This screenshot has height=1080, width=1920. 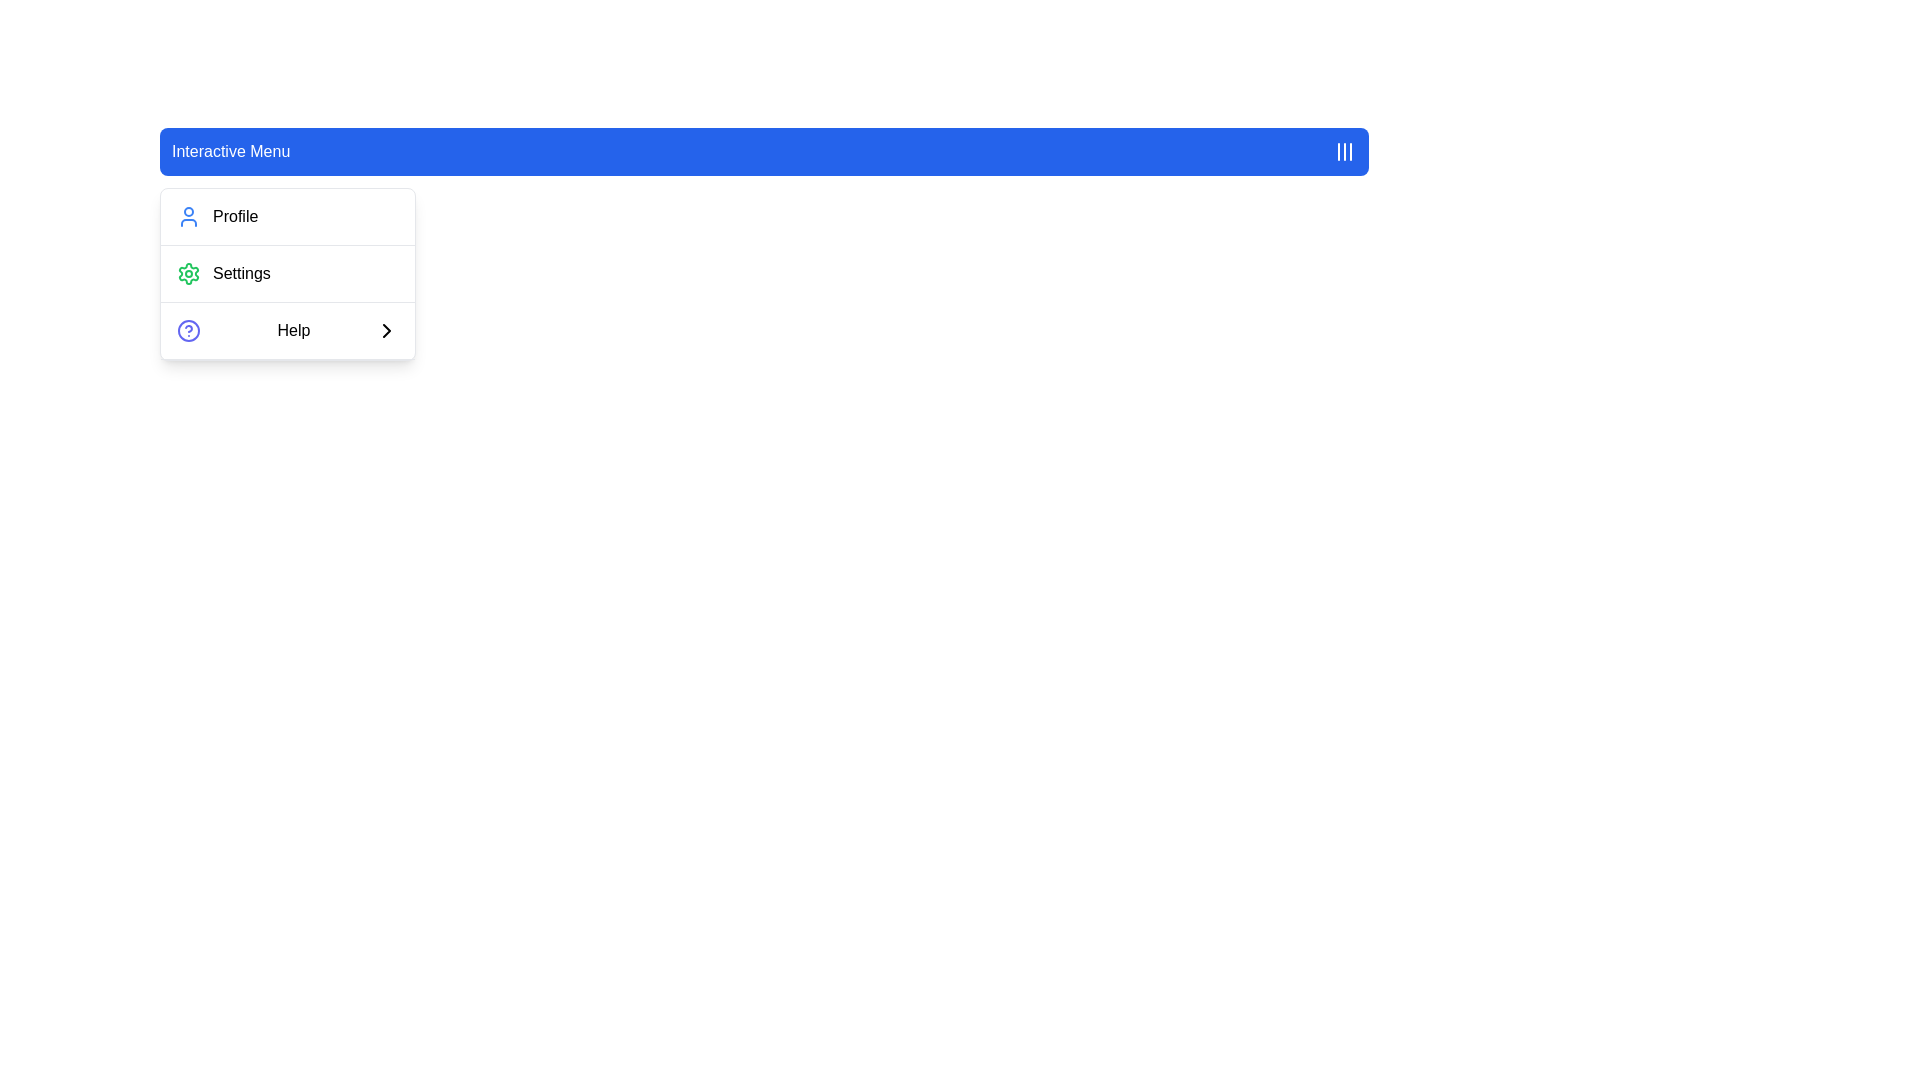 What do you see at coordinates (188, 330) in the screenshot?
I see `the circular graphic that serves a decorative function within the 'Help' menu option, which is the third item in the vertical menu list` at bounding box center [188, 330].